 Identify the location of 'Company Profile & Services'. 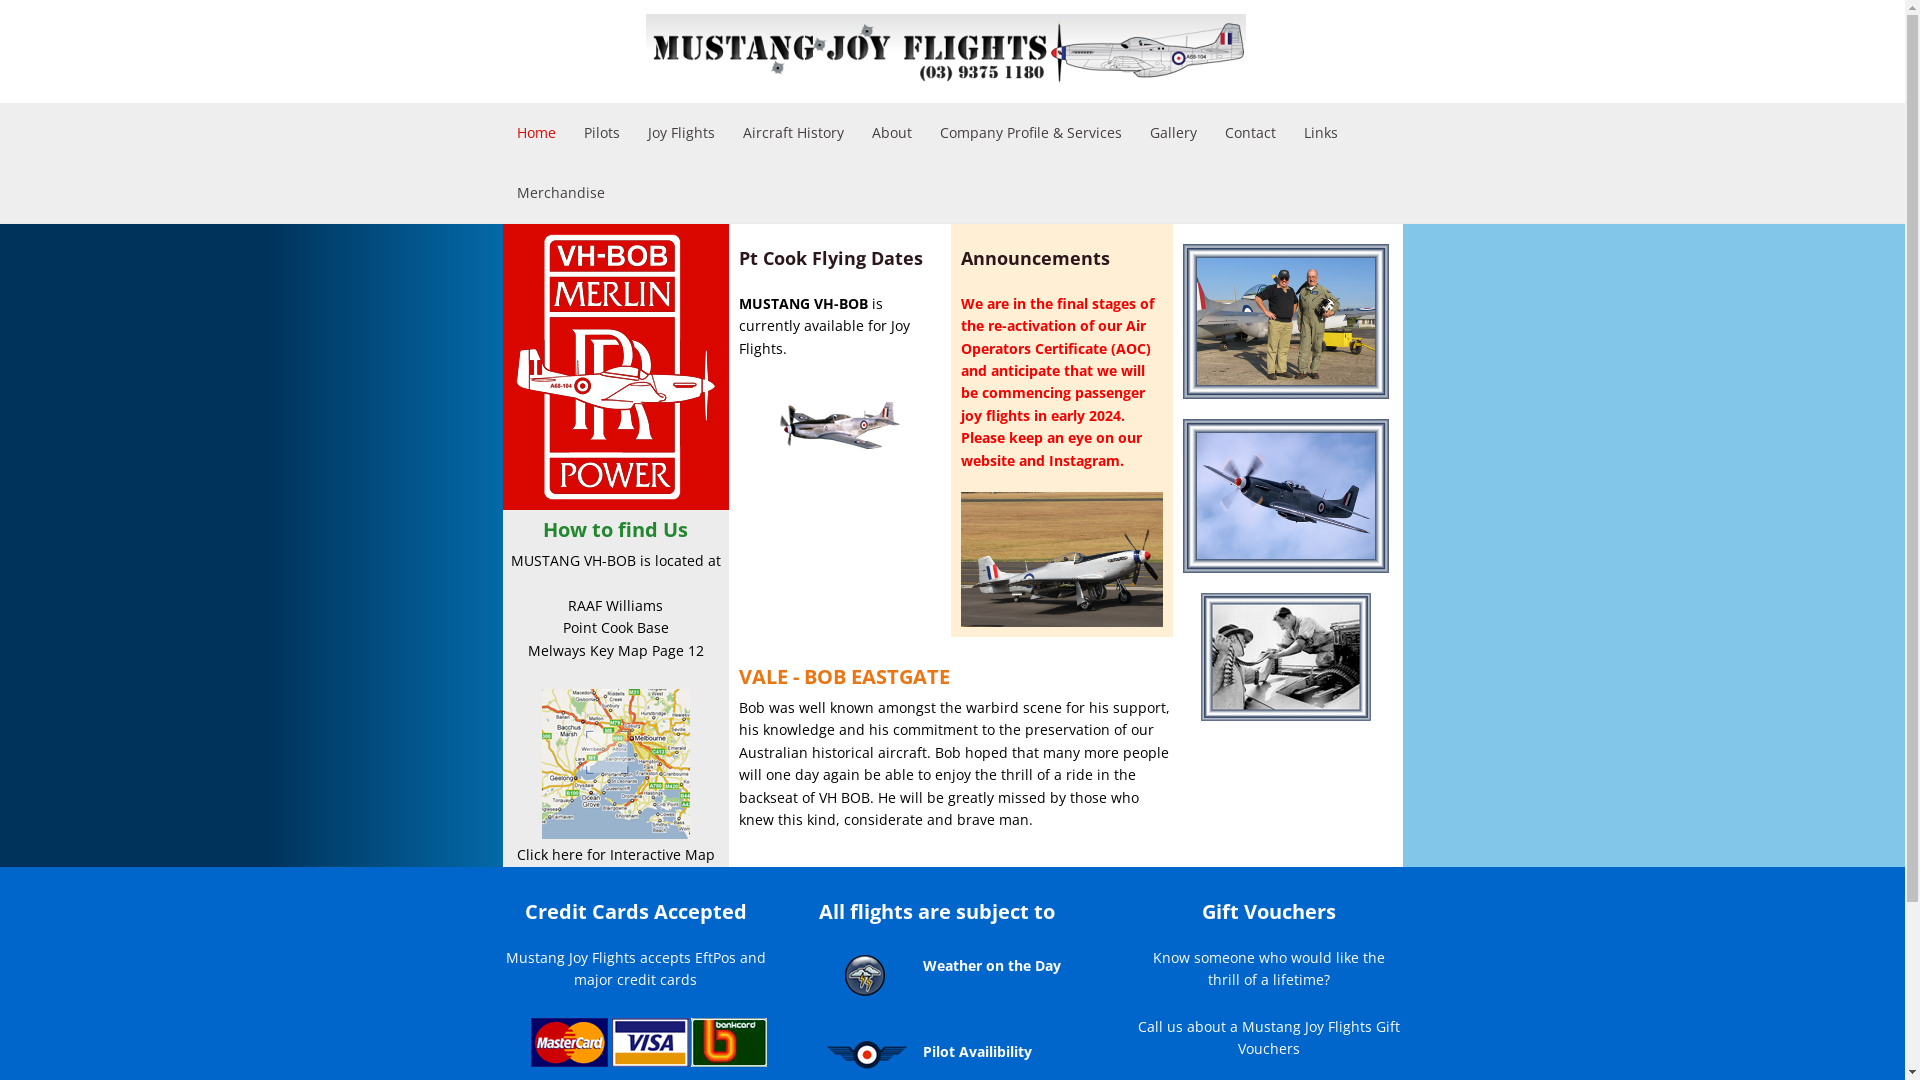
(1031, 132).